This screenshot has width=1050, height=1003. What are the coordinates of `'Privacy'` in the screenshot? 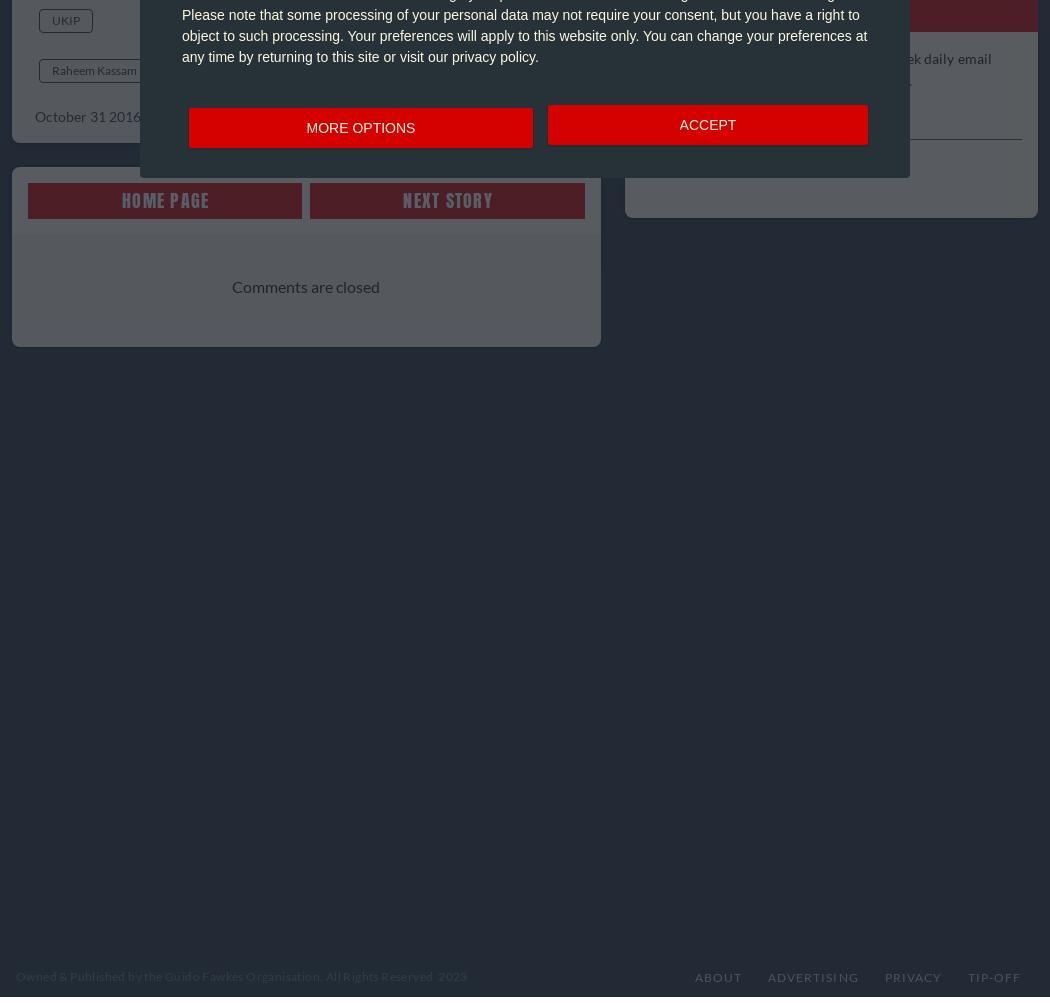 It's located at (882, 975).